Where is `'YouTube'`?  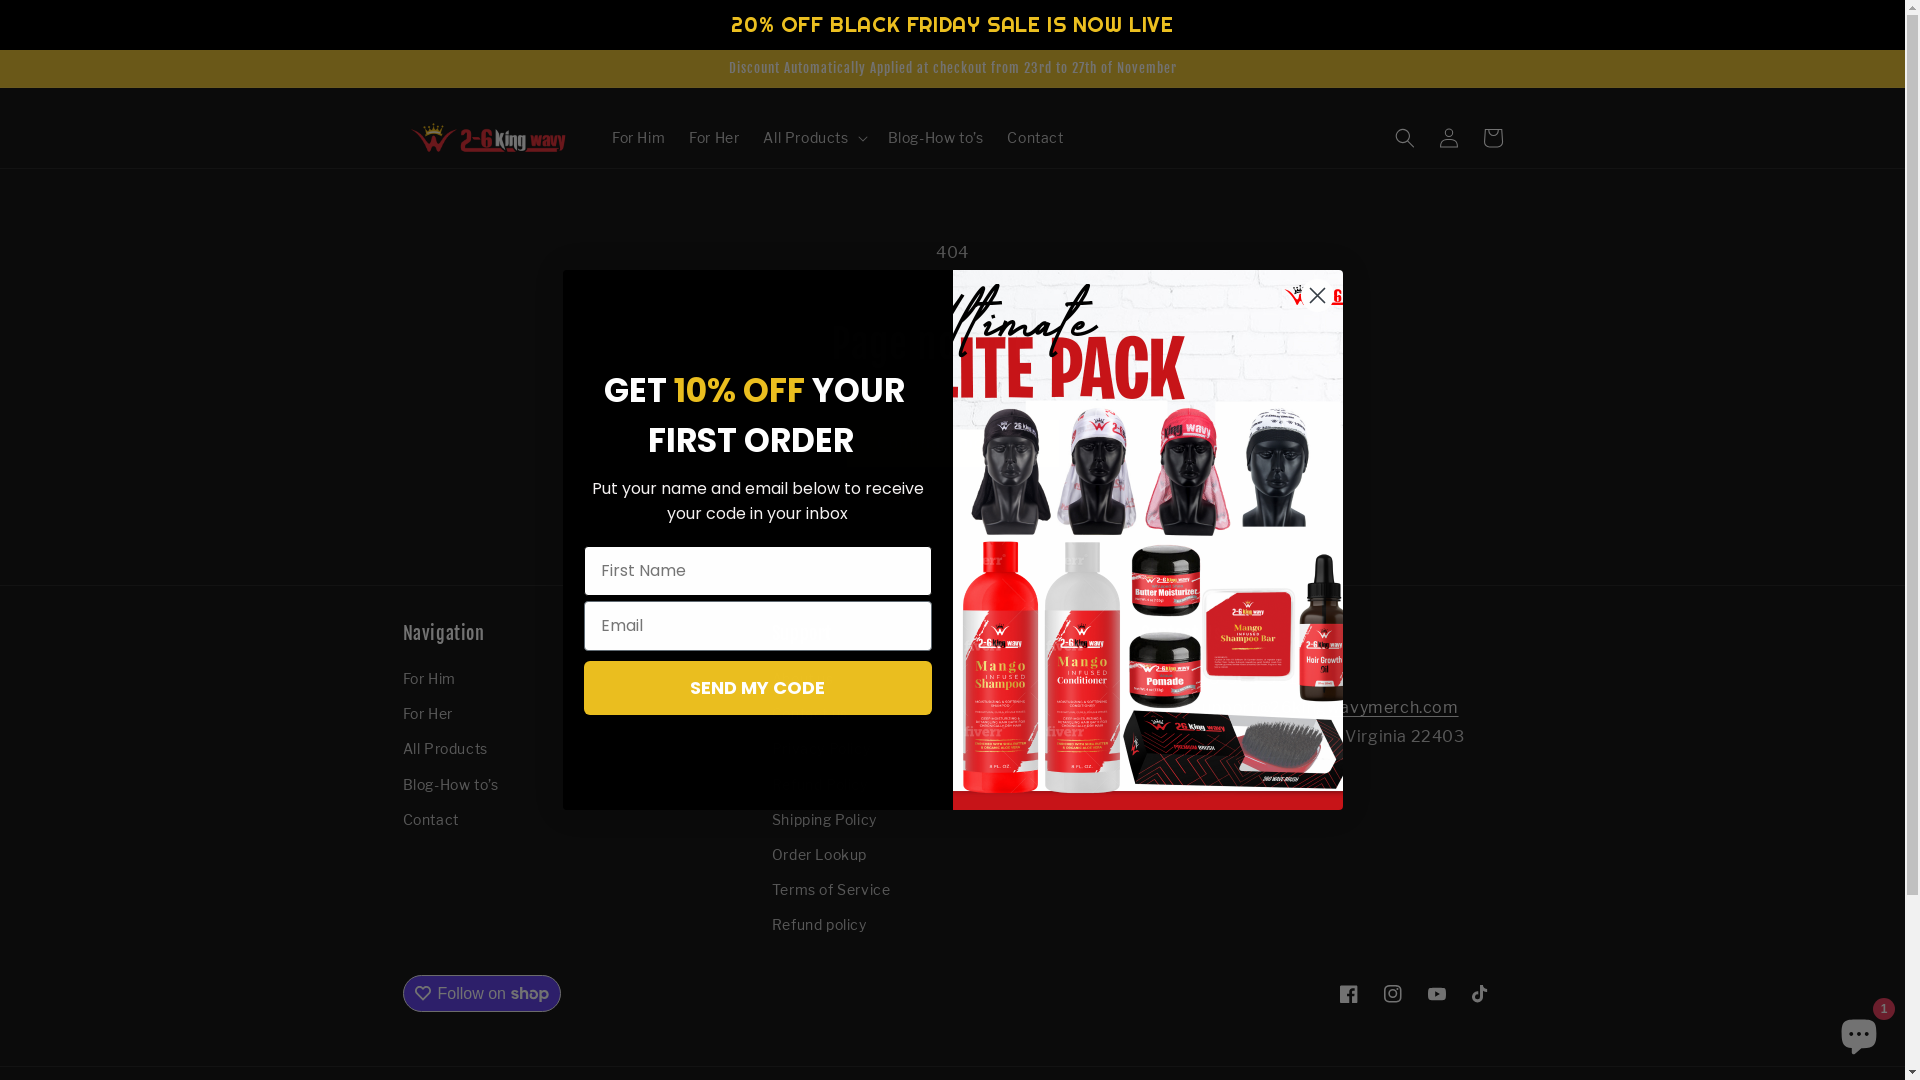
'YouTube' is located at coordinates (1434, 994).